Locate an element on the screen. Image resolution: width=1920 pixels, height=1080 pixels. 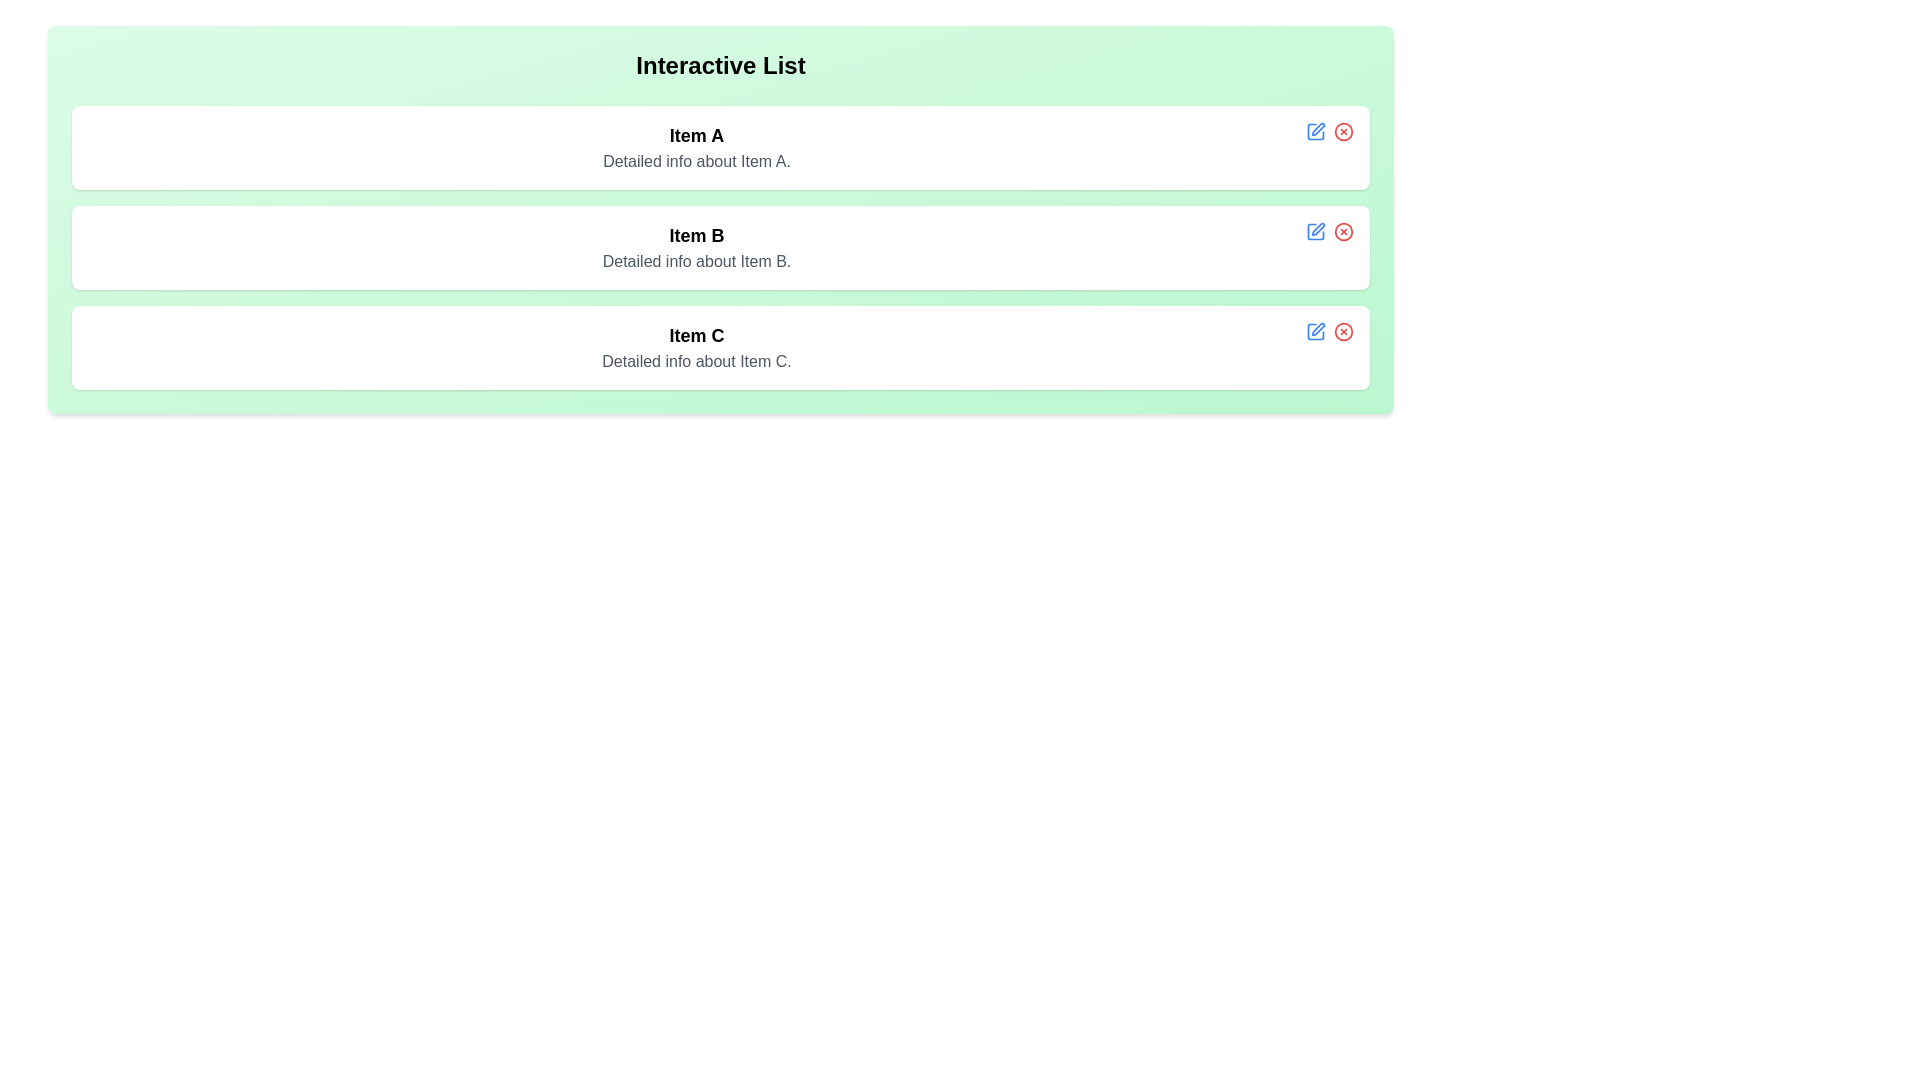
the delete button located at the end of the row in the first item of the interactive list is located at coordinates (1344, 131).